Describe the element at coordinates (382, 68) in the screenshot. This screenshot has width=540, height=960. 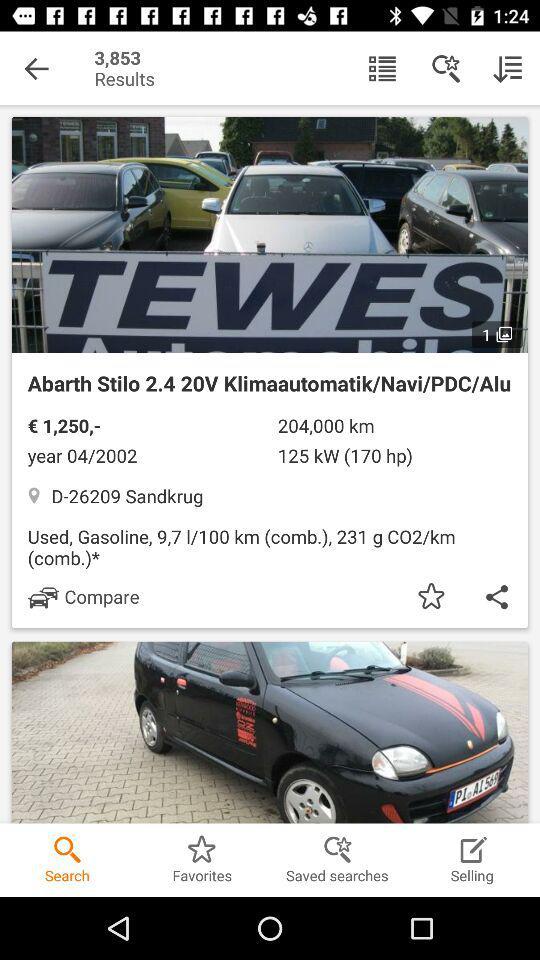
I see `icon next to the results icon` at that location.